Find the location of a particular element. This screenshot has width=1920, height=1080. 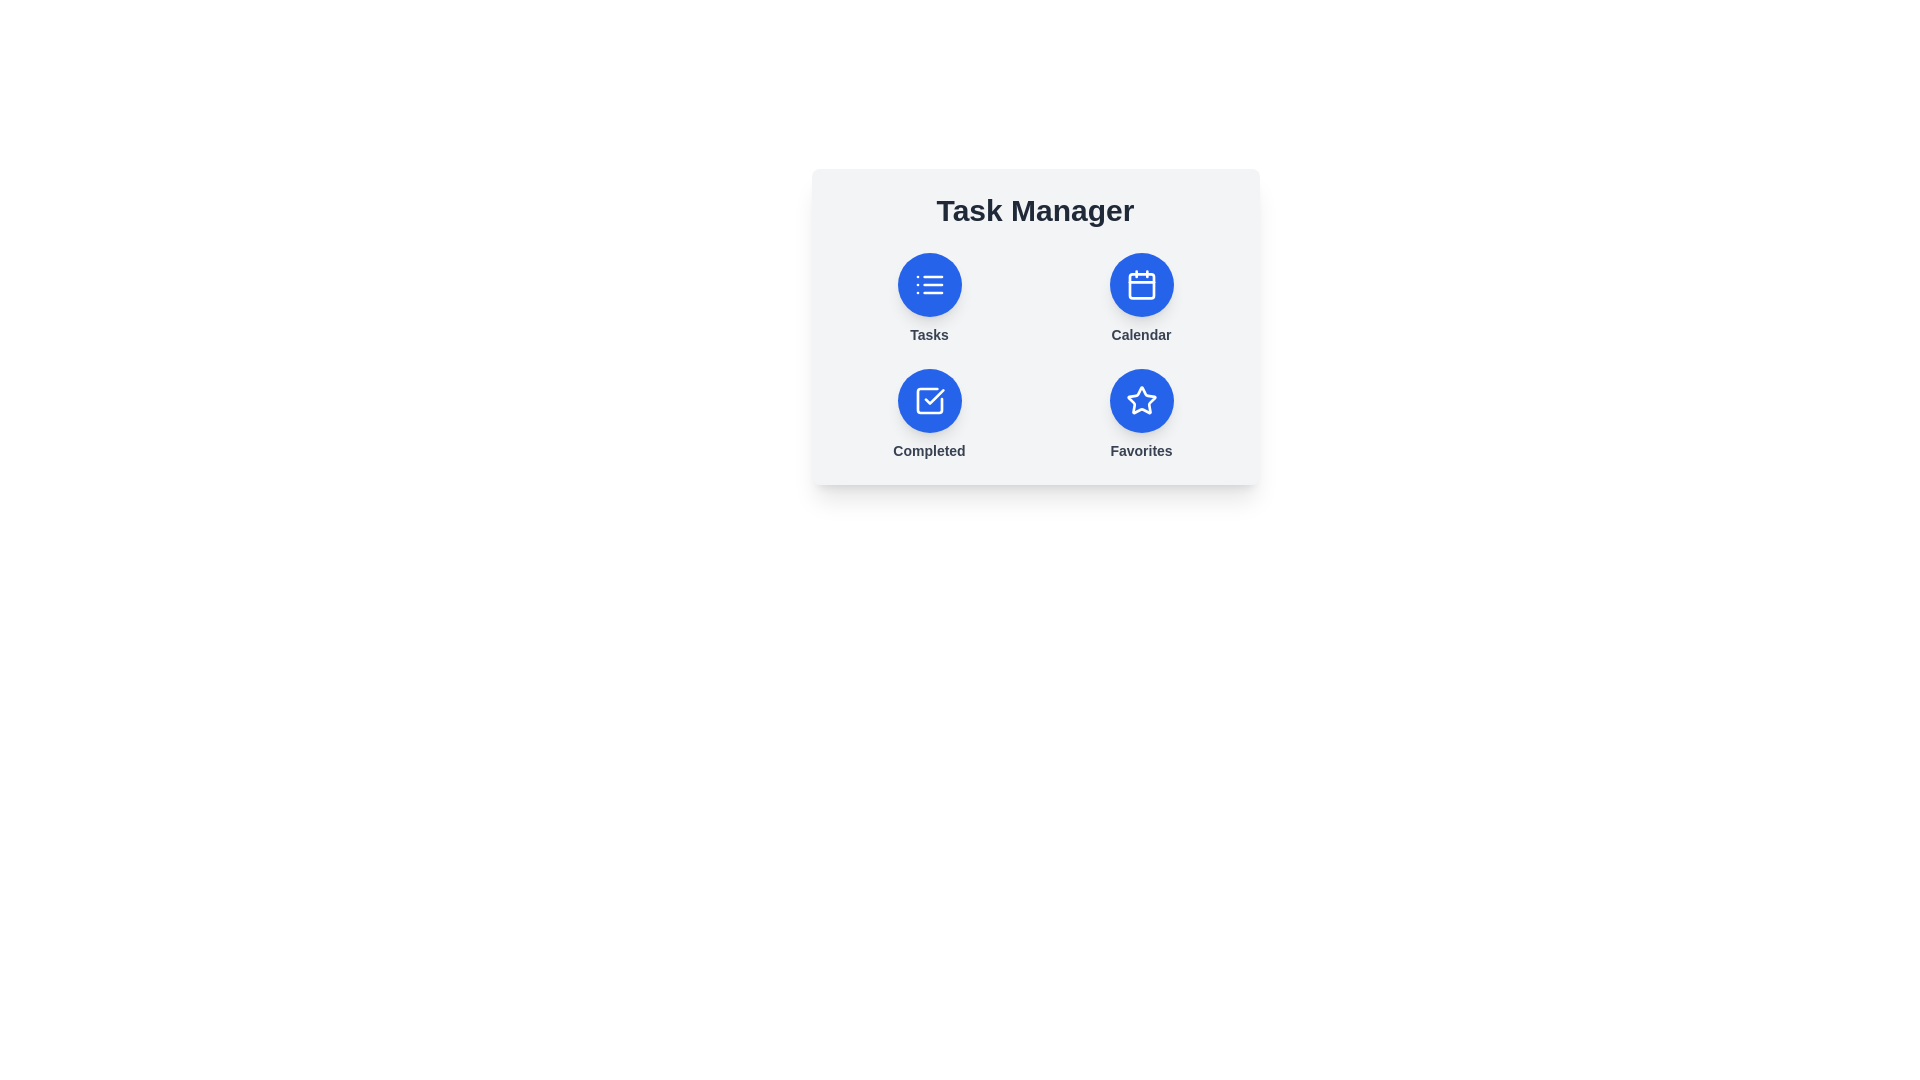

the blue square checkmark icon located in the lower-left quadrant of the grid layout is located at coordinates (928, 401).